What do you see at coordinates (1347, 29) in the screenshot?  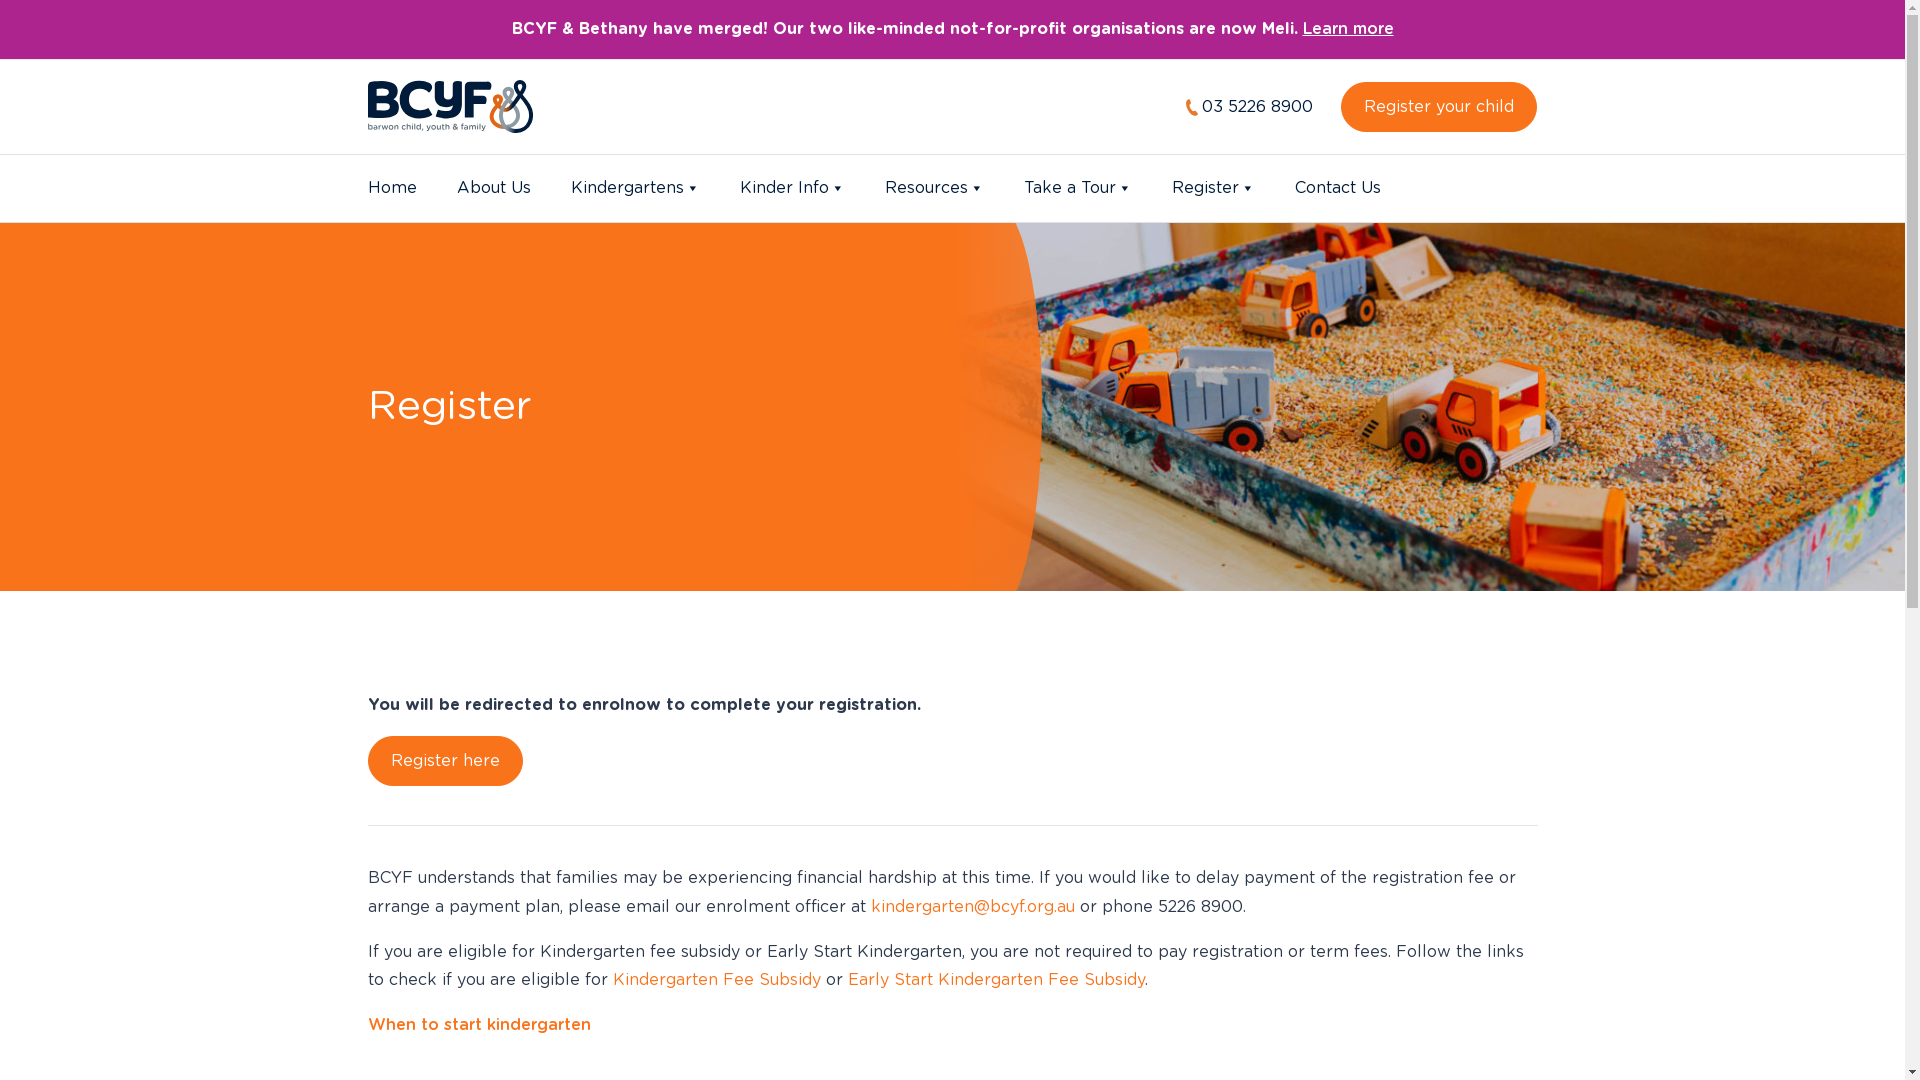 I see `'Learn more'` at bounding box center [1347, 29].